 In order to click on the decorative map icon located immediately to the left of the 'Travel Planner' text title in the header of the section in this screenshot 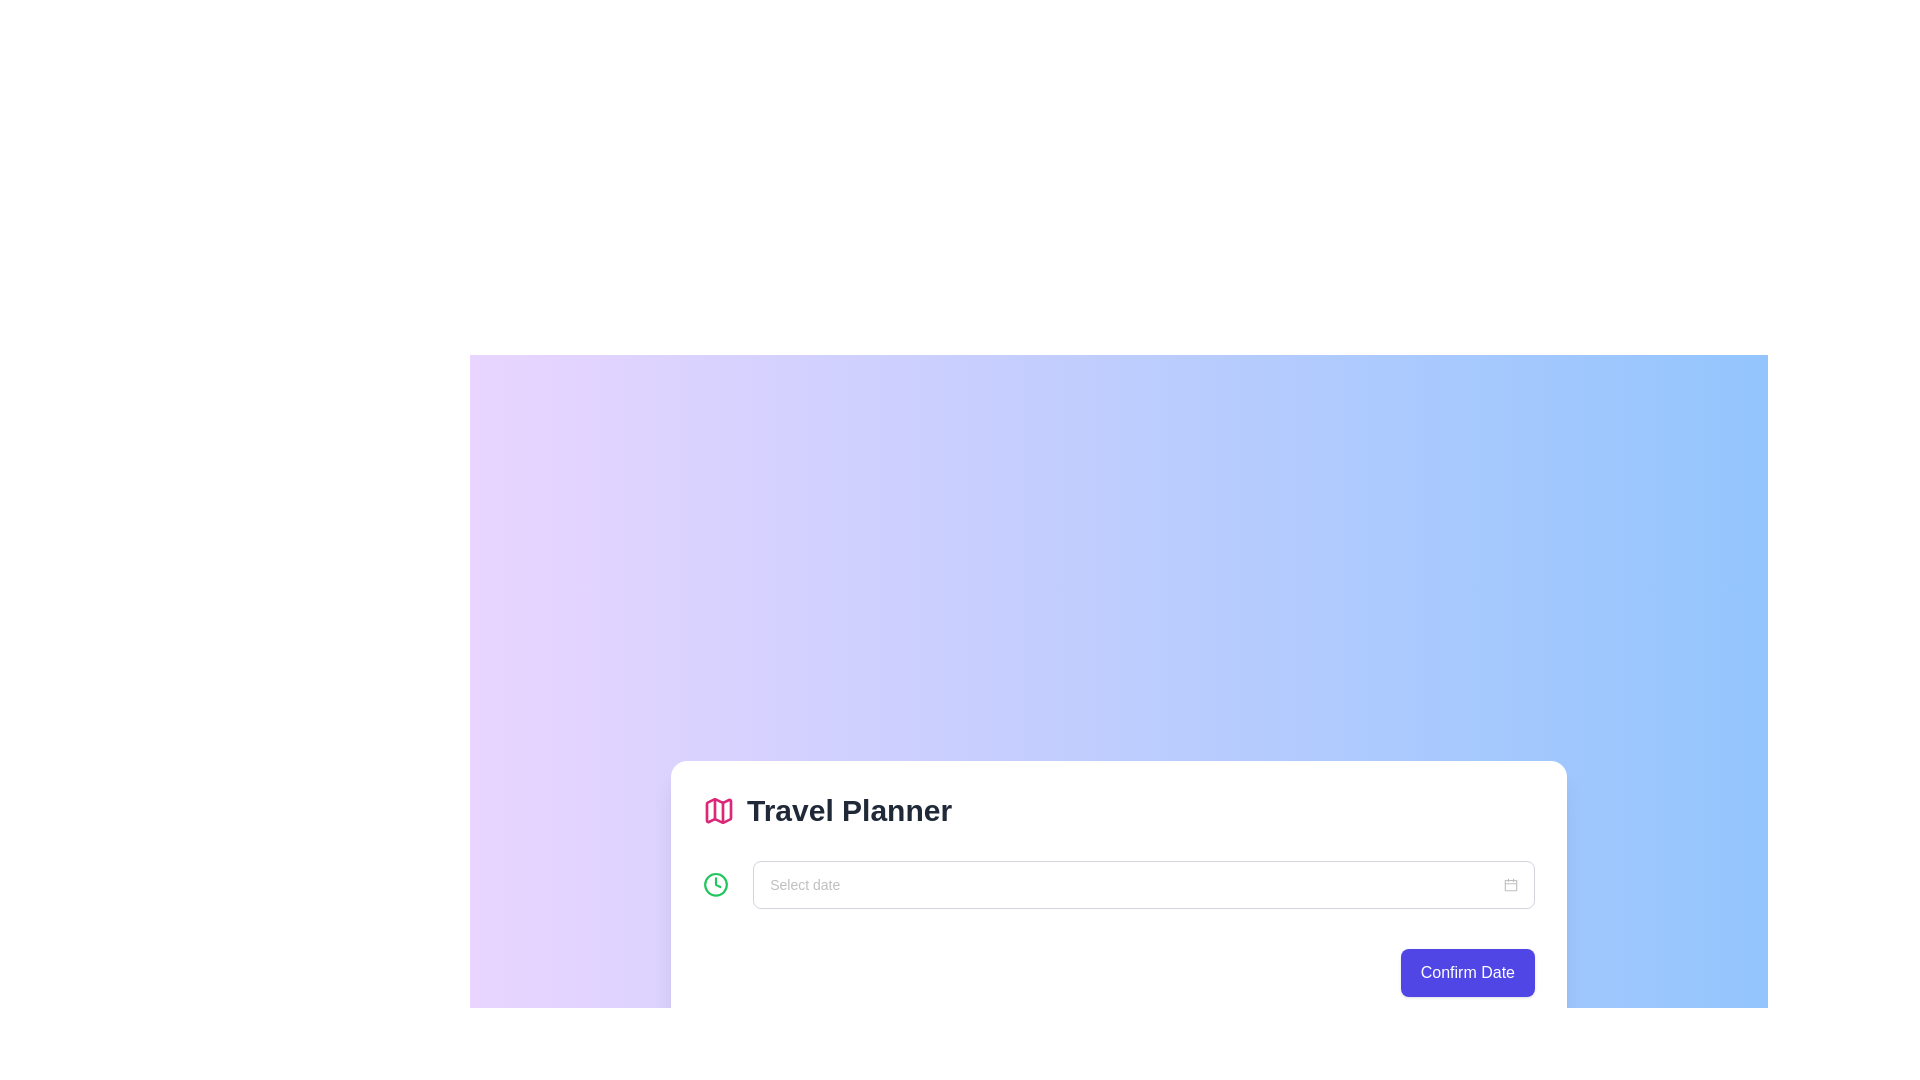, I will do `click(719, 810)`.